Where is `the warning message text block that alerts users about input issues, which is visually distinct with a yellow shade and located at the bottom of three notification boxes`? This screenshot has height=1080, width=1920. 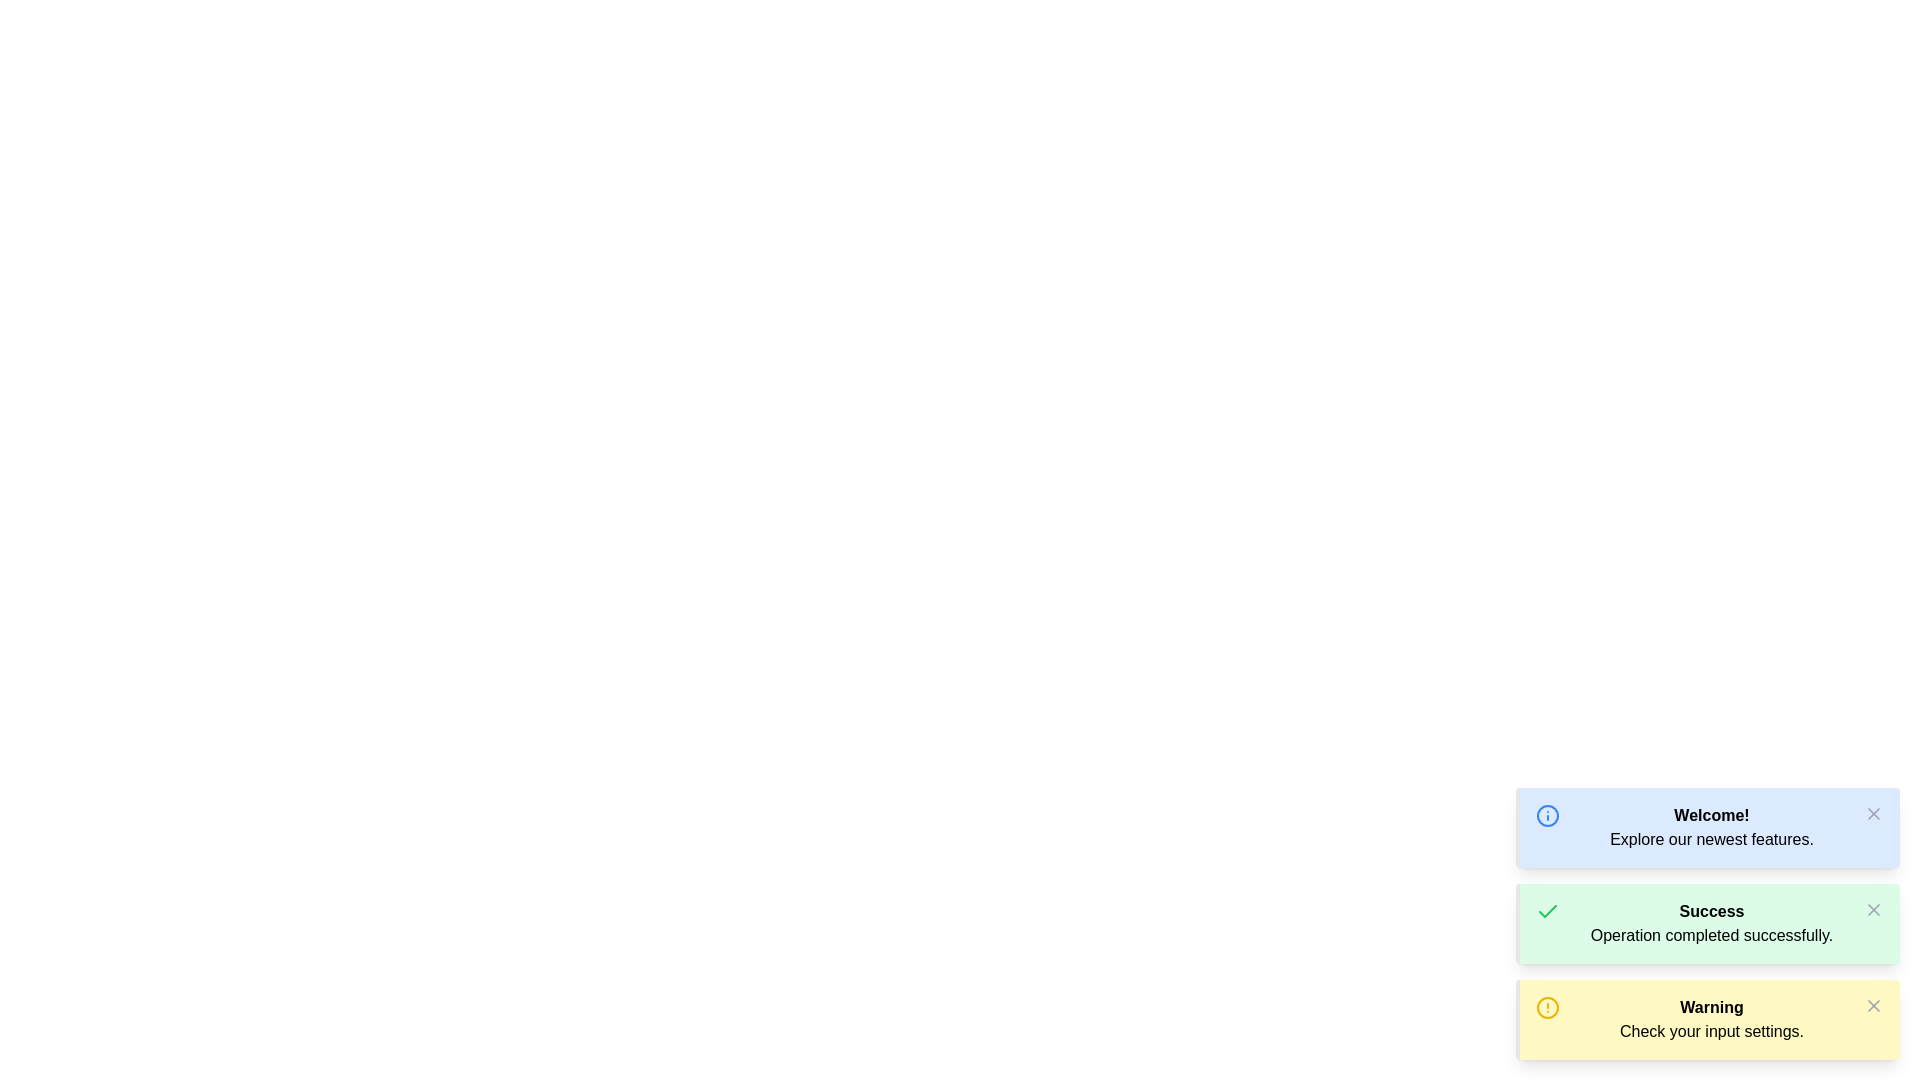 the warning message text block that alerts users about input issues, which is visually distinct with a yellow shade and located at the bottom of three notification boxes is located at coordinates (1711, 1019).